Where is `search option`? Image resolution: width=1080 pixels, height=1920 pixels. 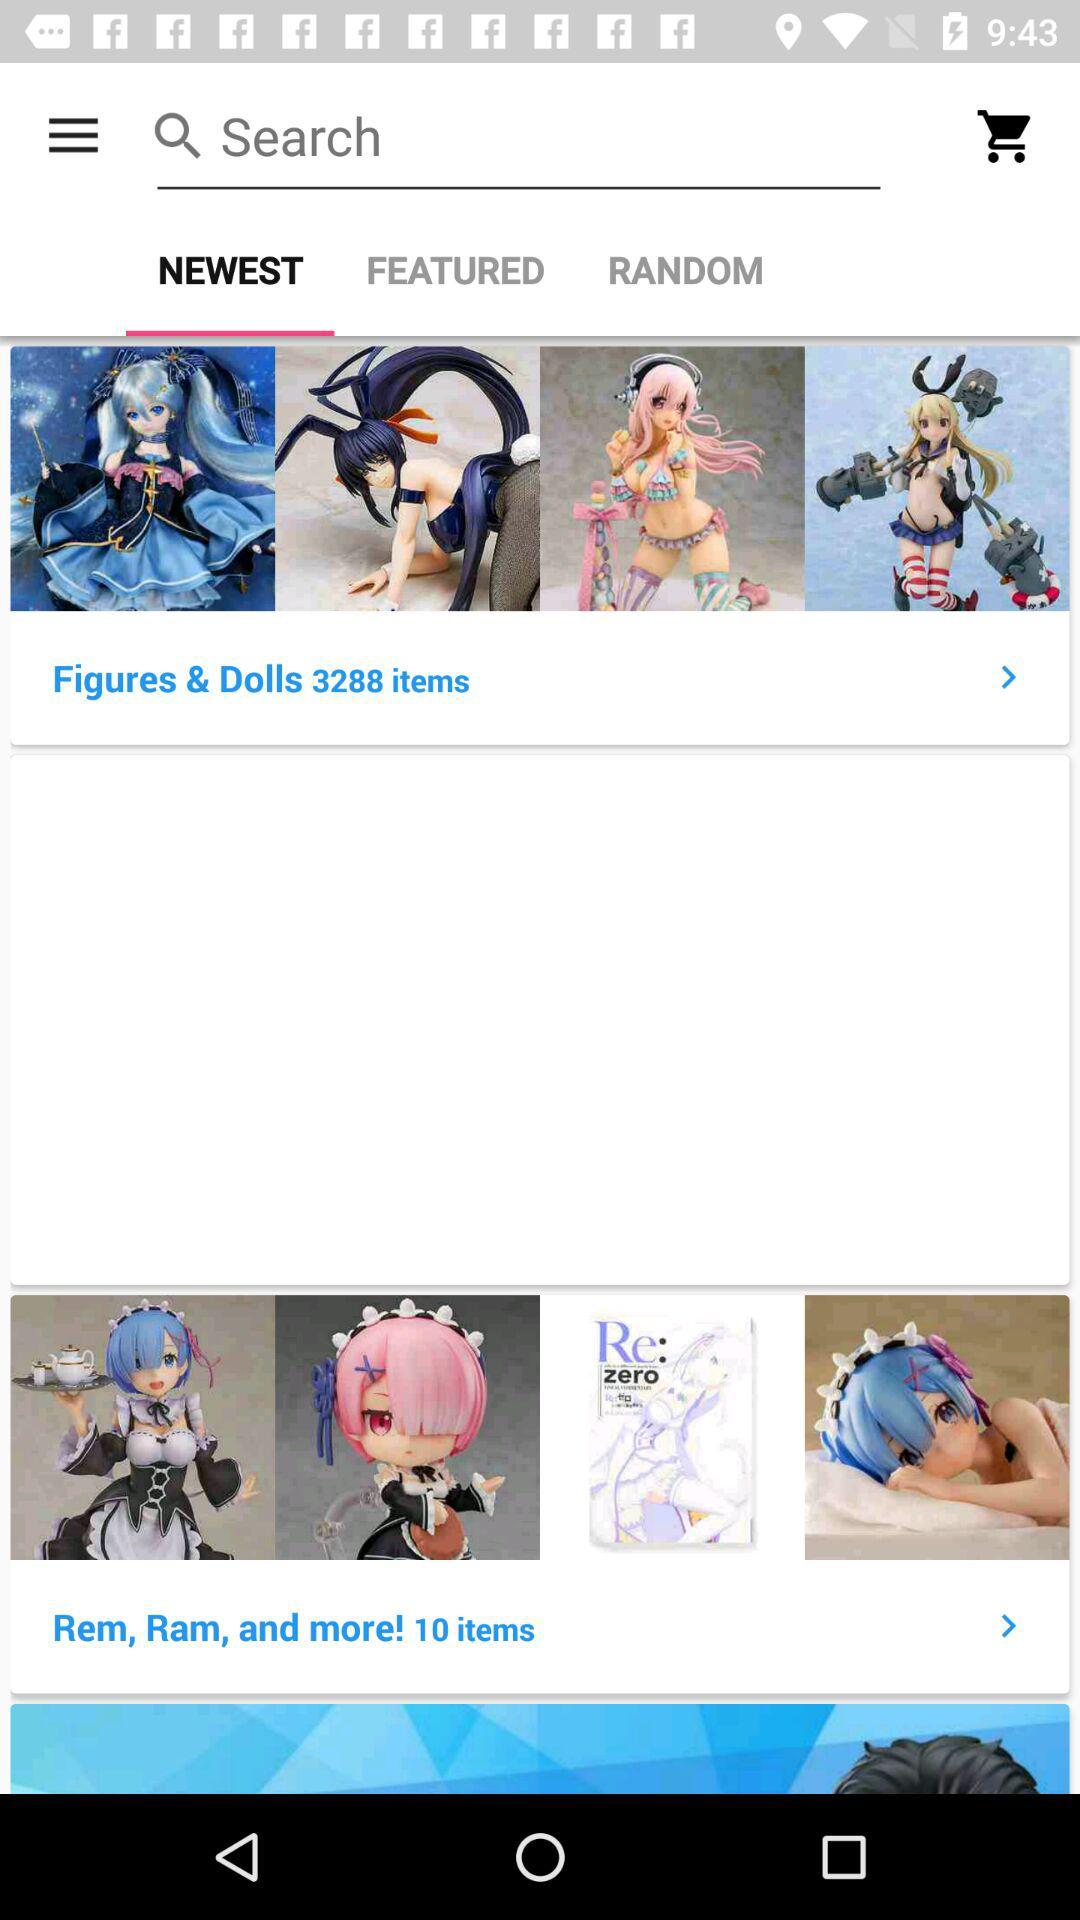 search option is located at coordinates (518, 135).